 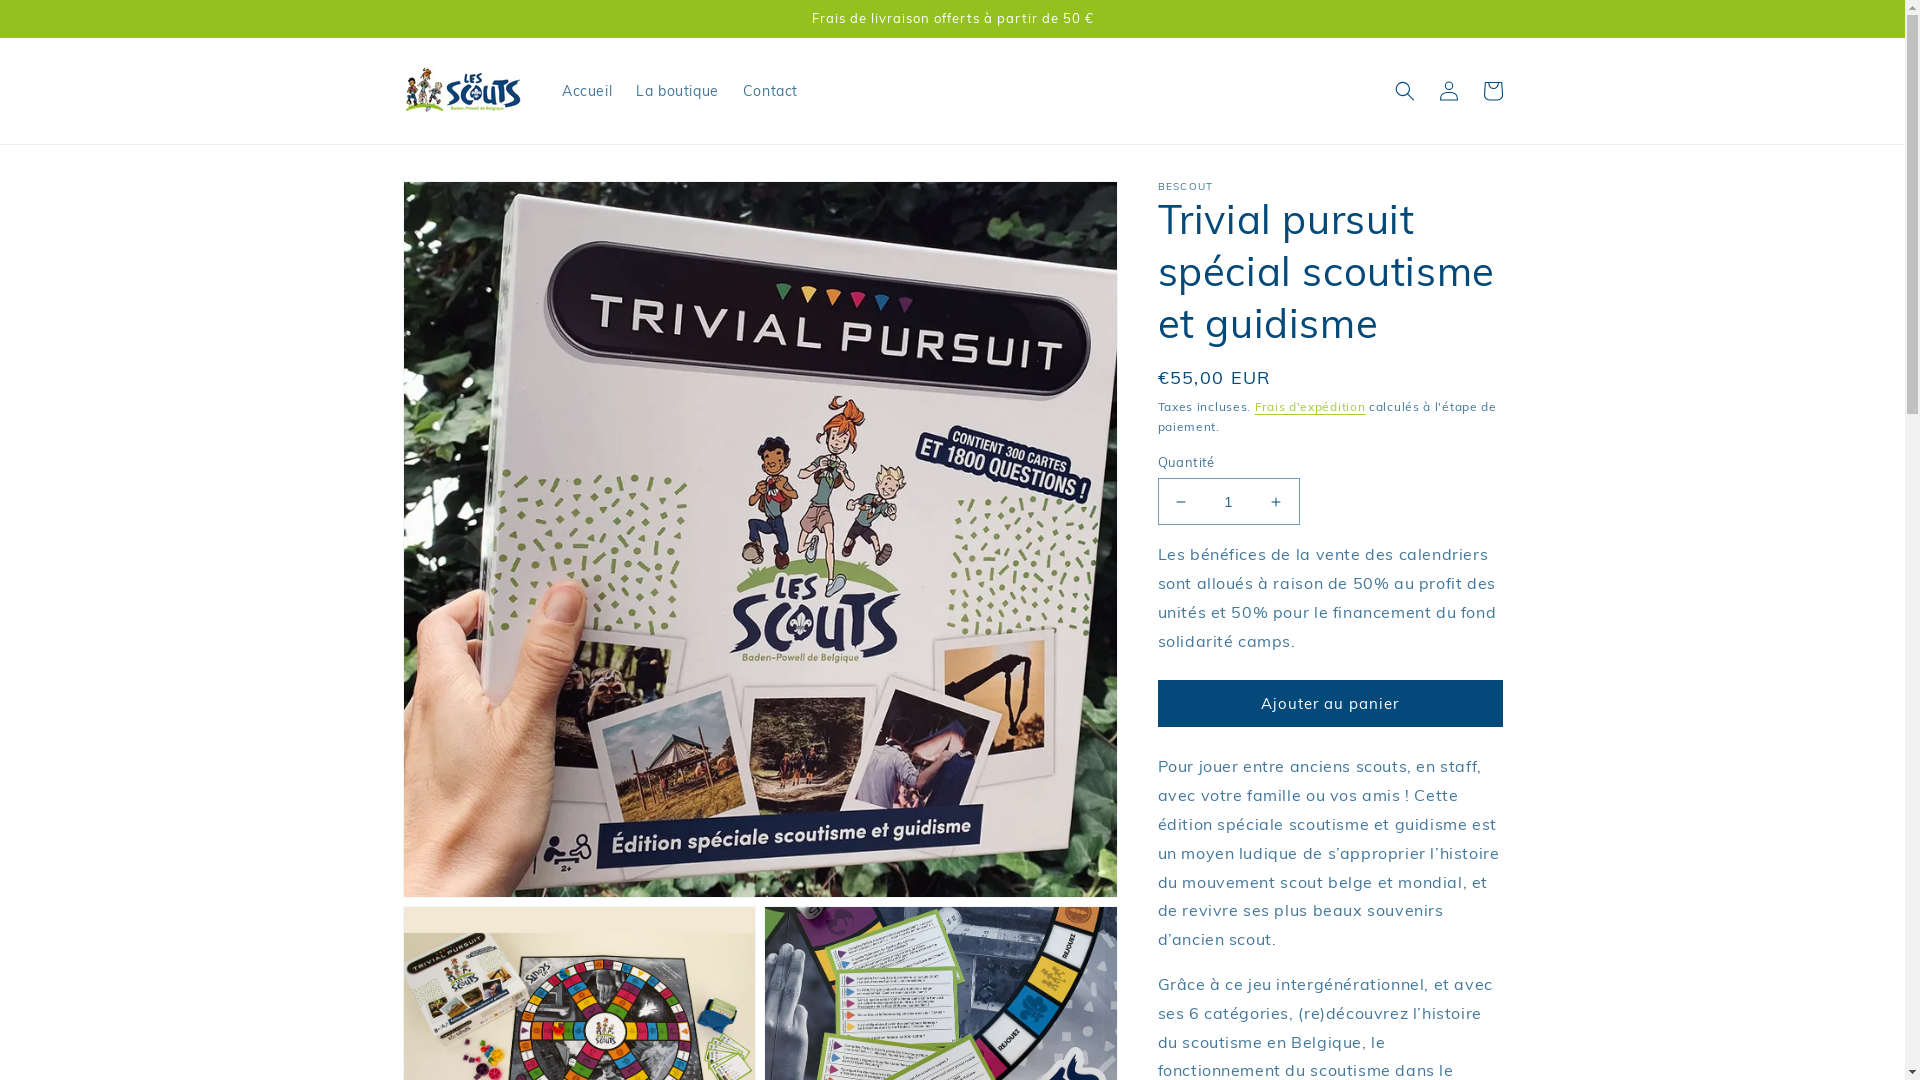 I want to click on 'Ajouter au panier', so click(x=1330, y=702).